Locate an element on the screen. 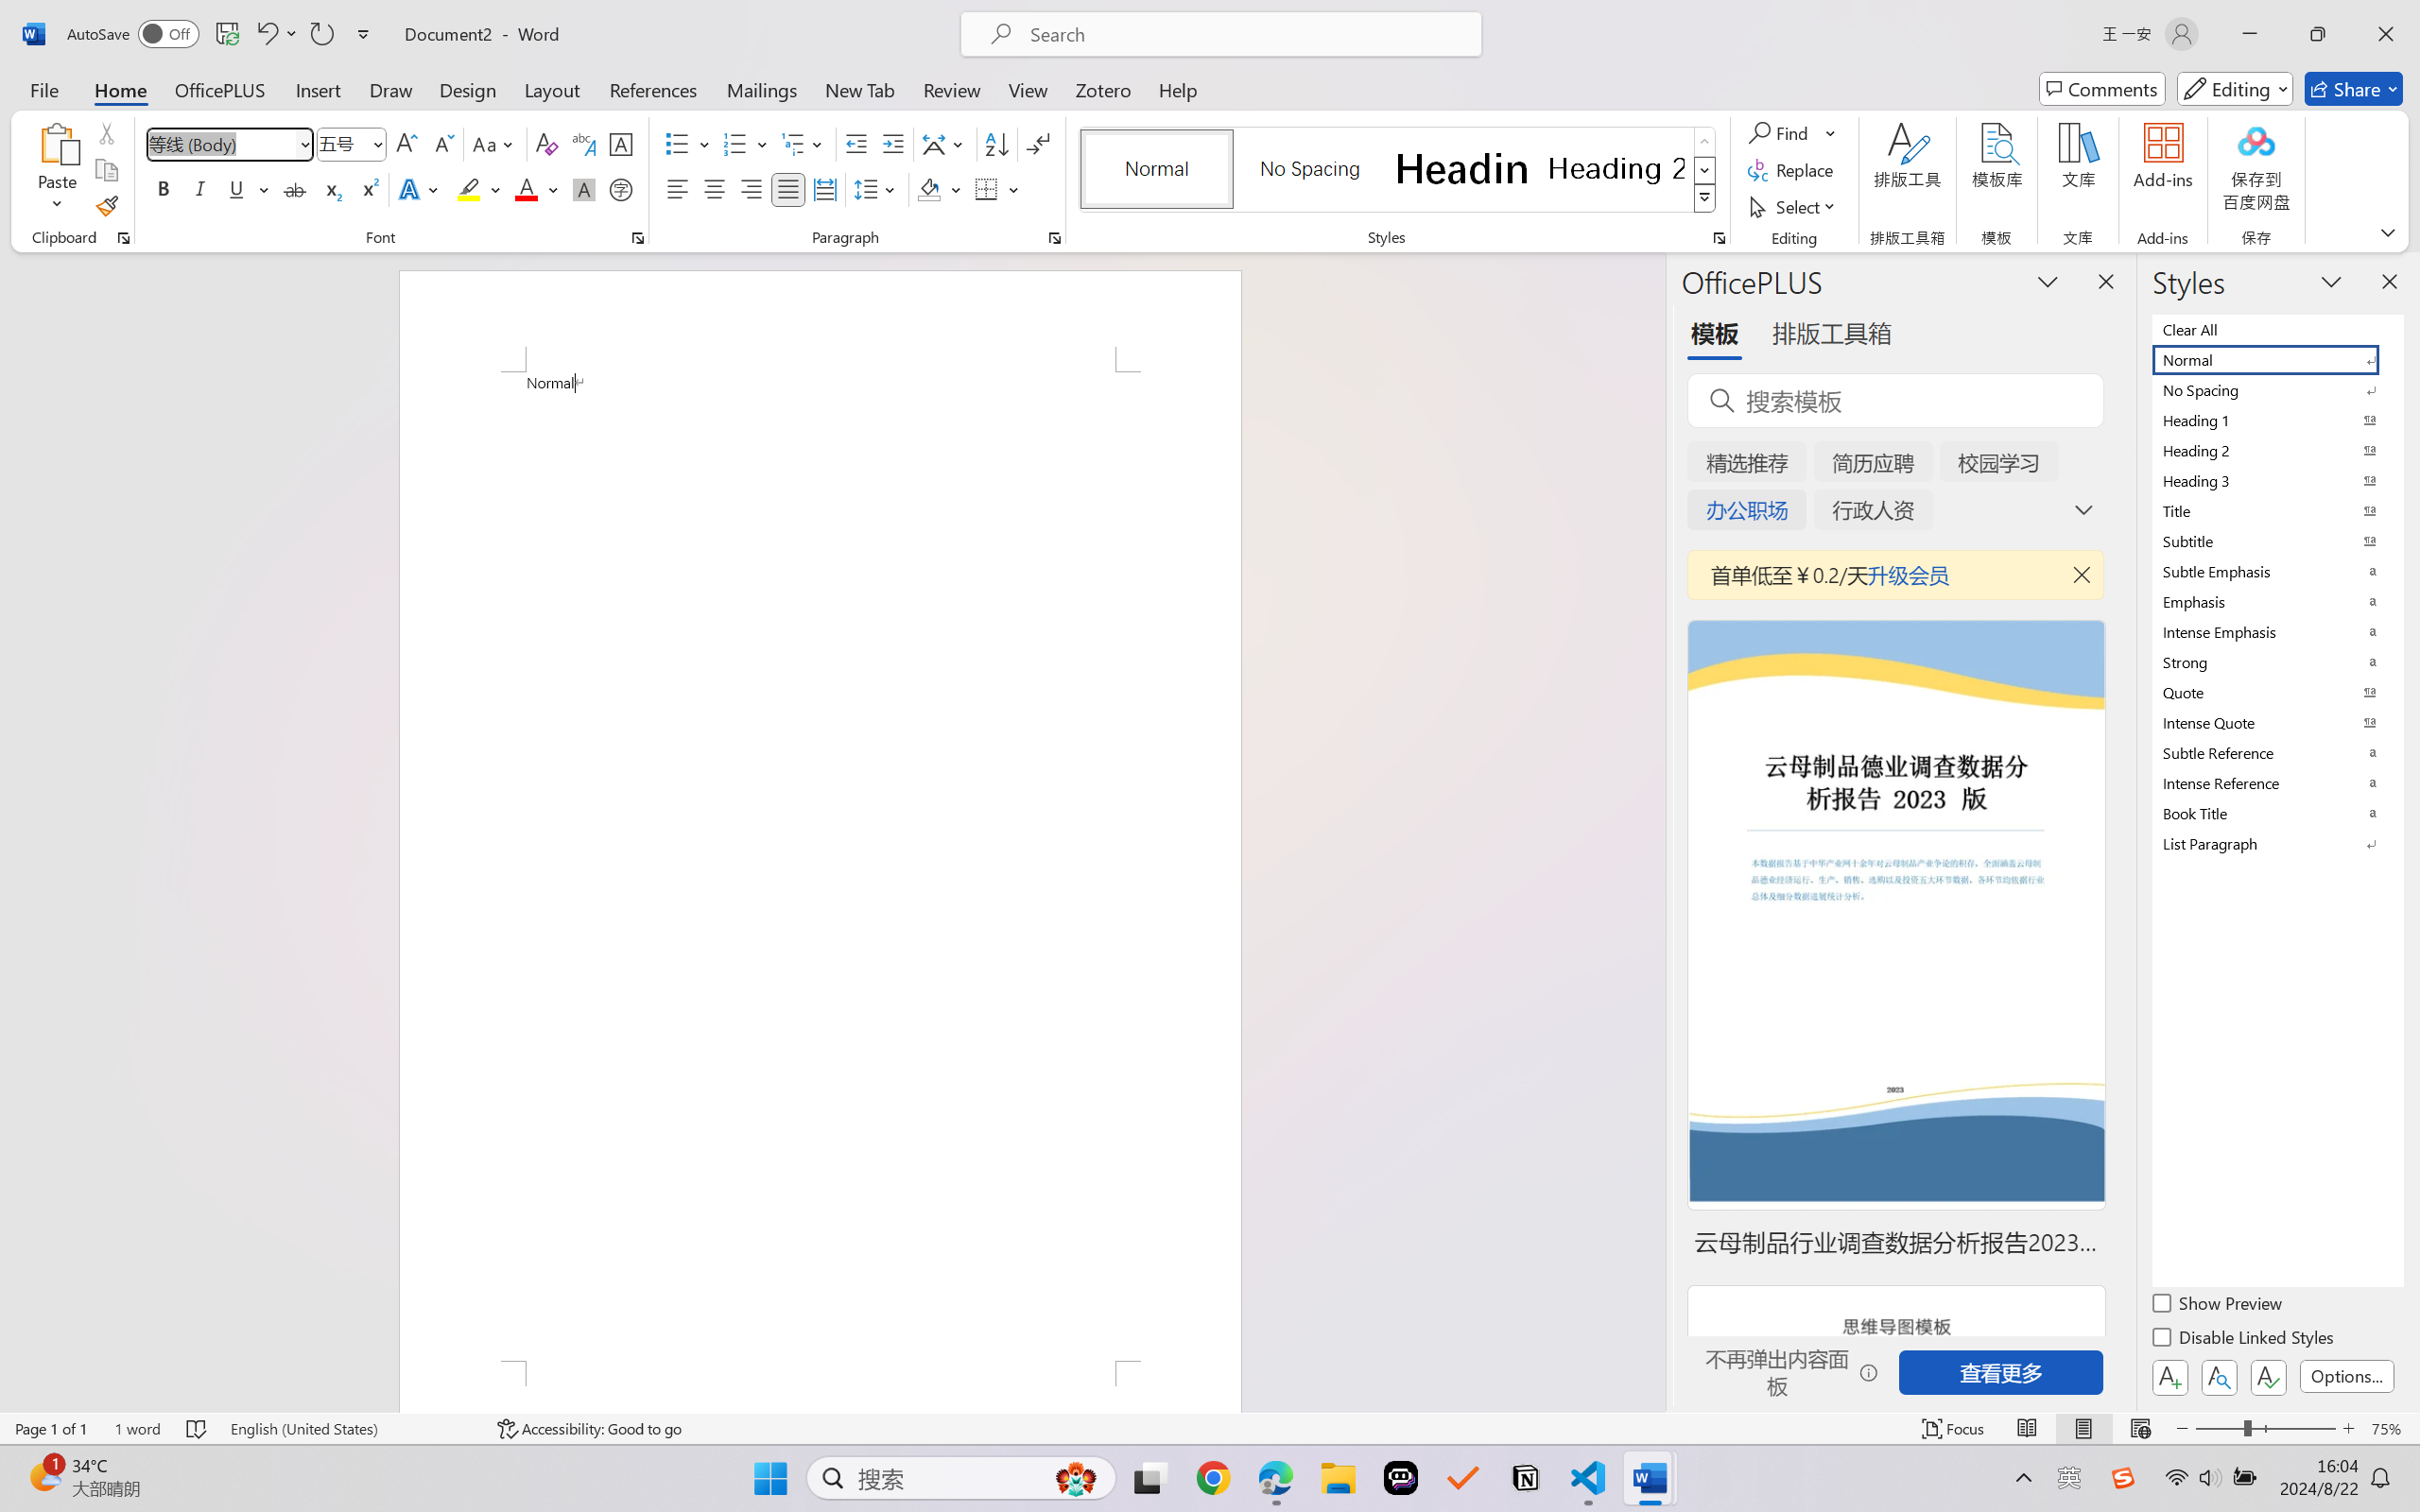 Image resolution: width=2420 pixels, height=1512 pixels. 'Font Size' is located at coordinates (351, 144).